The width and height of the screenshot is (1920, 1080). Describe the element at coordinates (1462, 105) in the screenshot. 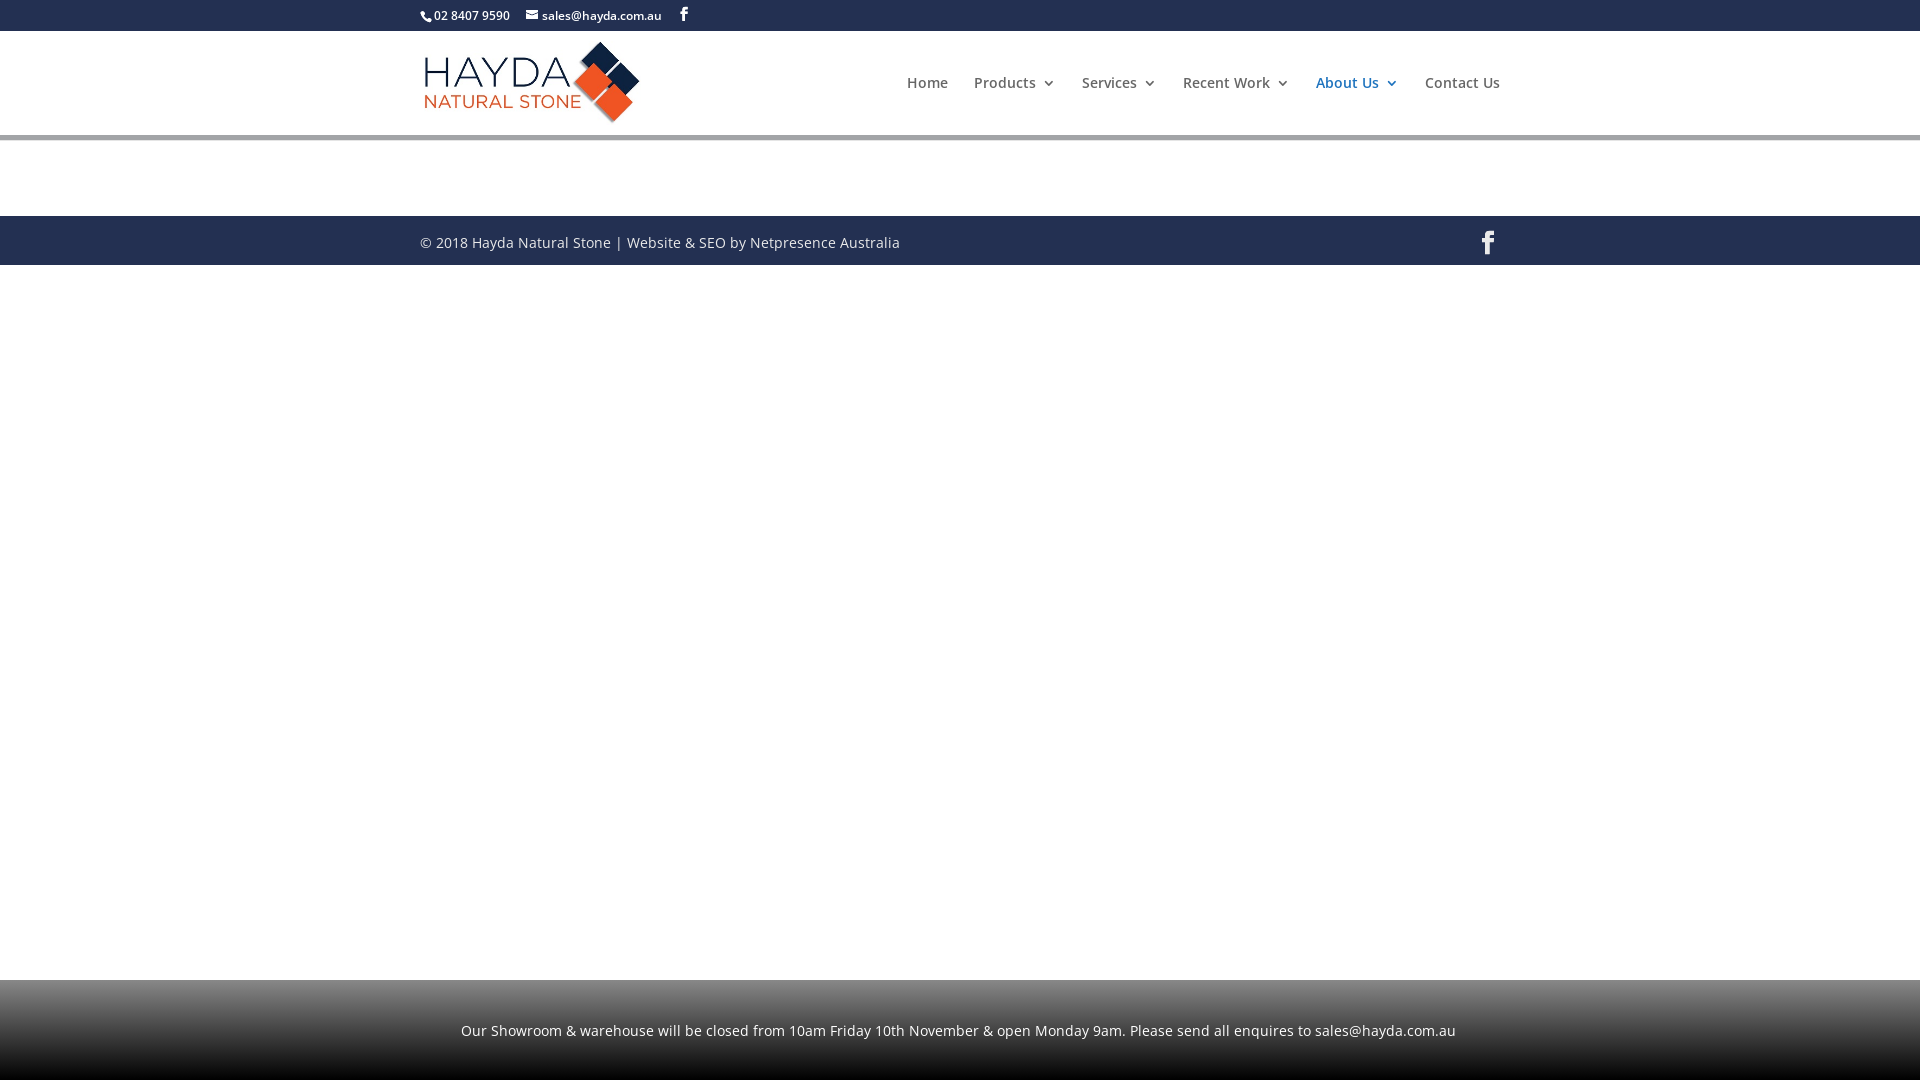

I see `'Contact Us'` at that location.